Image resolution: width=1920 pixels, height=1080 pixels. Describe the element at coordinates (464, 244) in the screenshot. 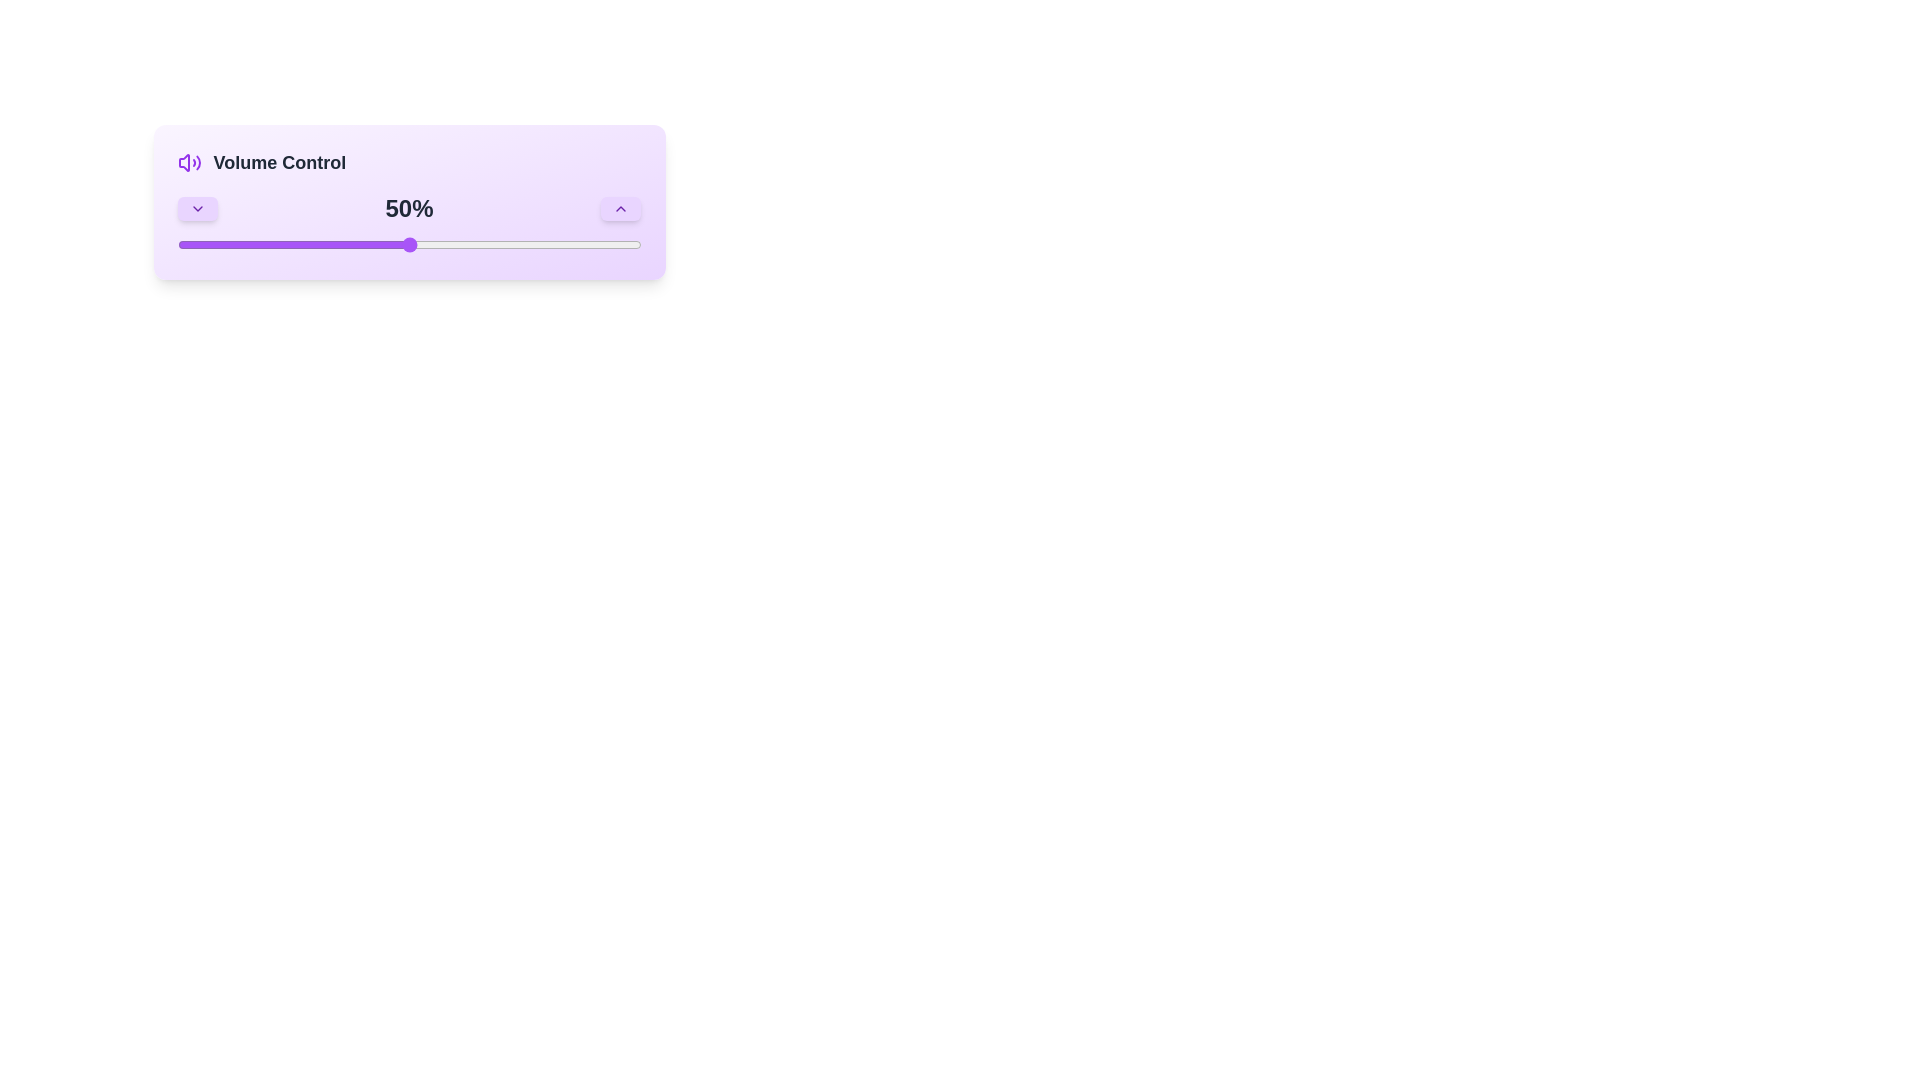

I see `the volume slider` at that location.